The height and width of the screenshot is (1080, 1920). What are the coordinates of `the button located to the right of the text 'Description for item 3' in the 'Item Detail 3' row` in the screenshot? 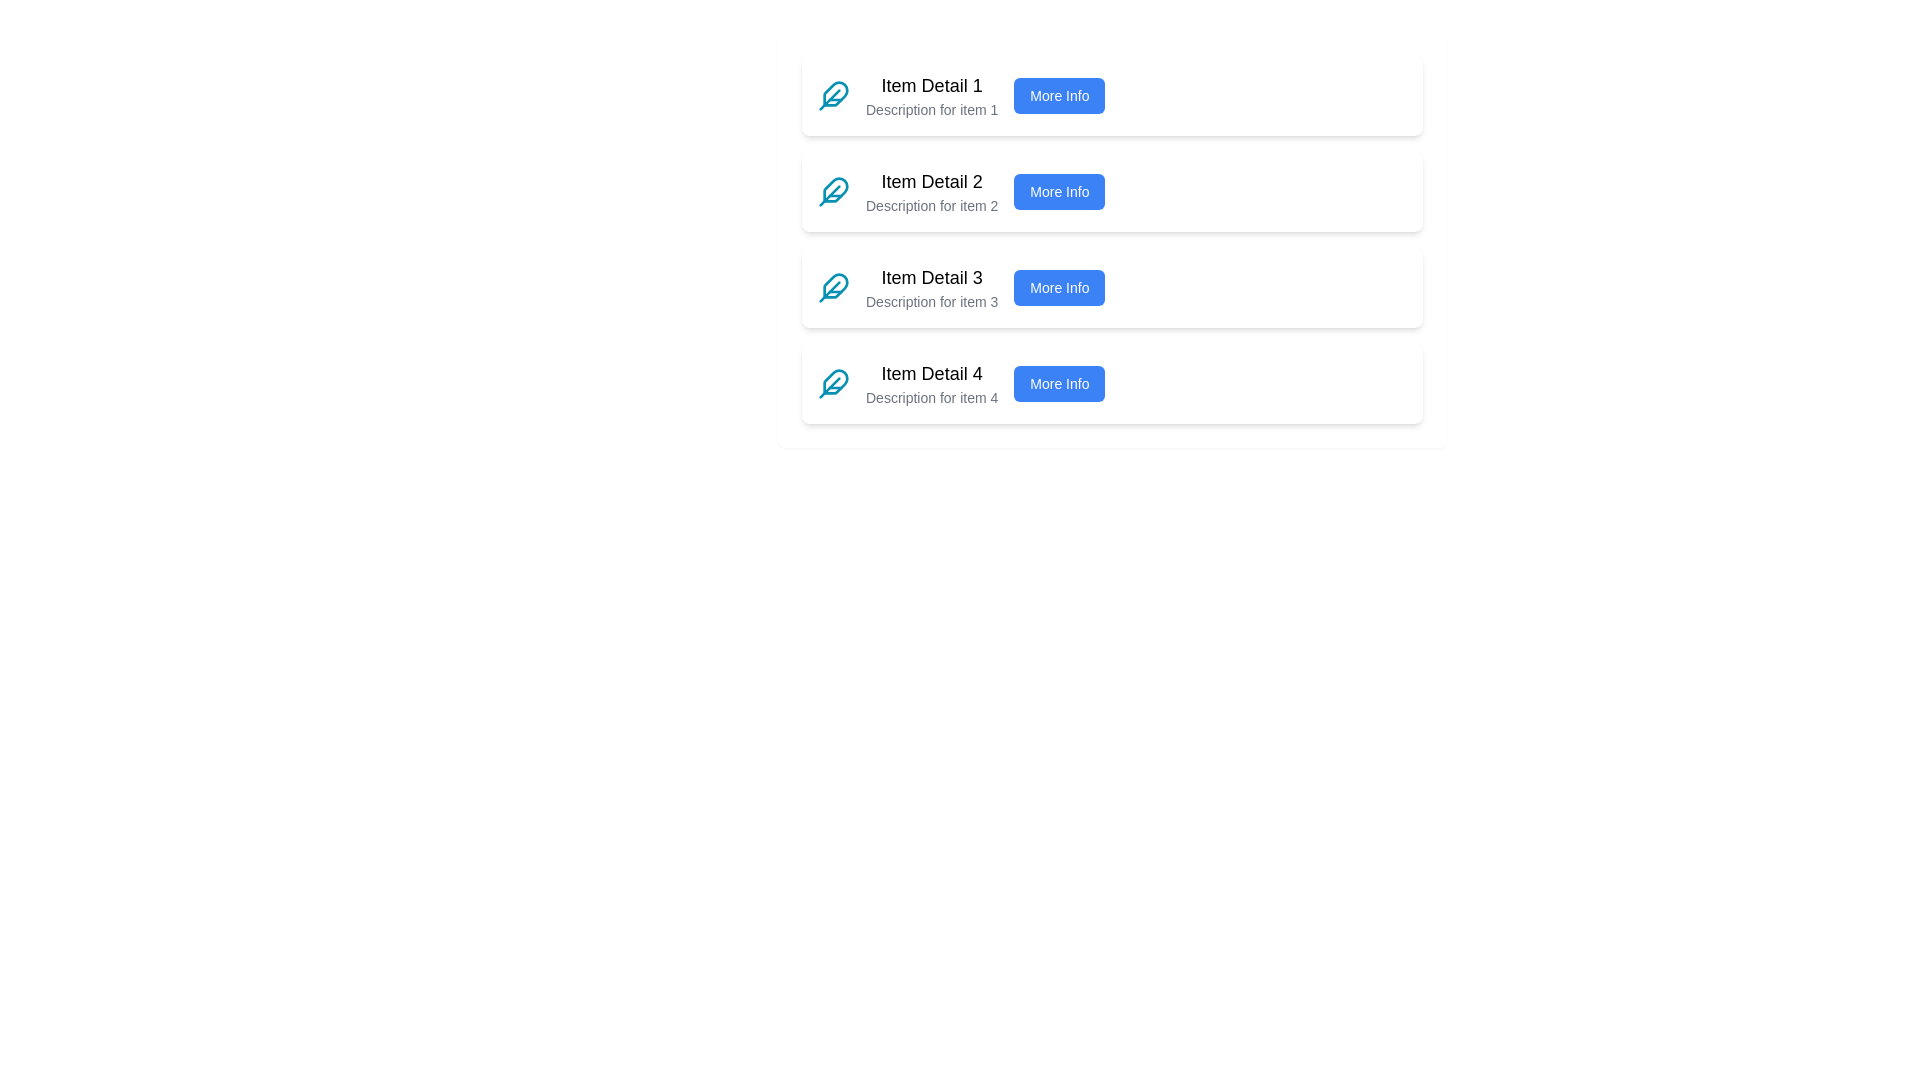 It's located at (1058, 288).